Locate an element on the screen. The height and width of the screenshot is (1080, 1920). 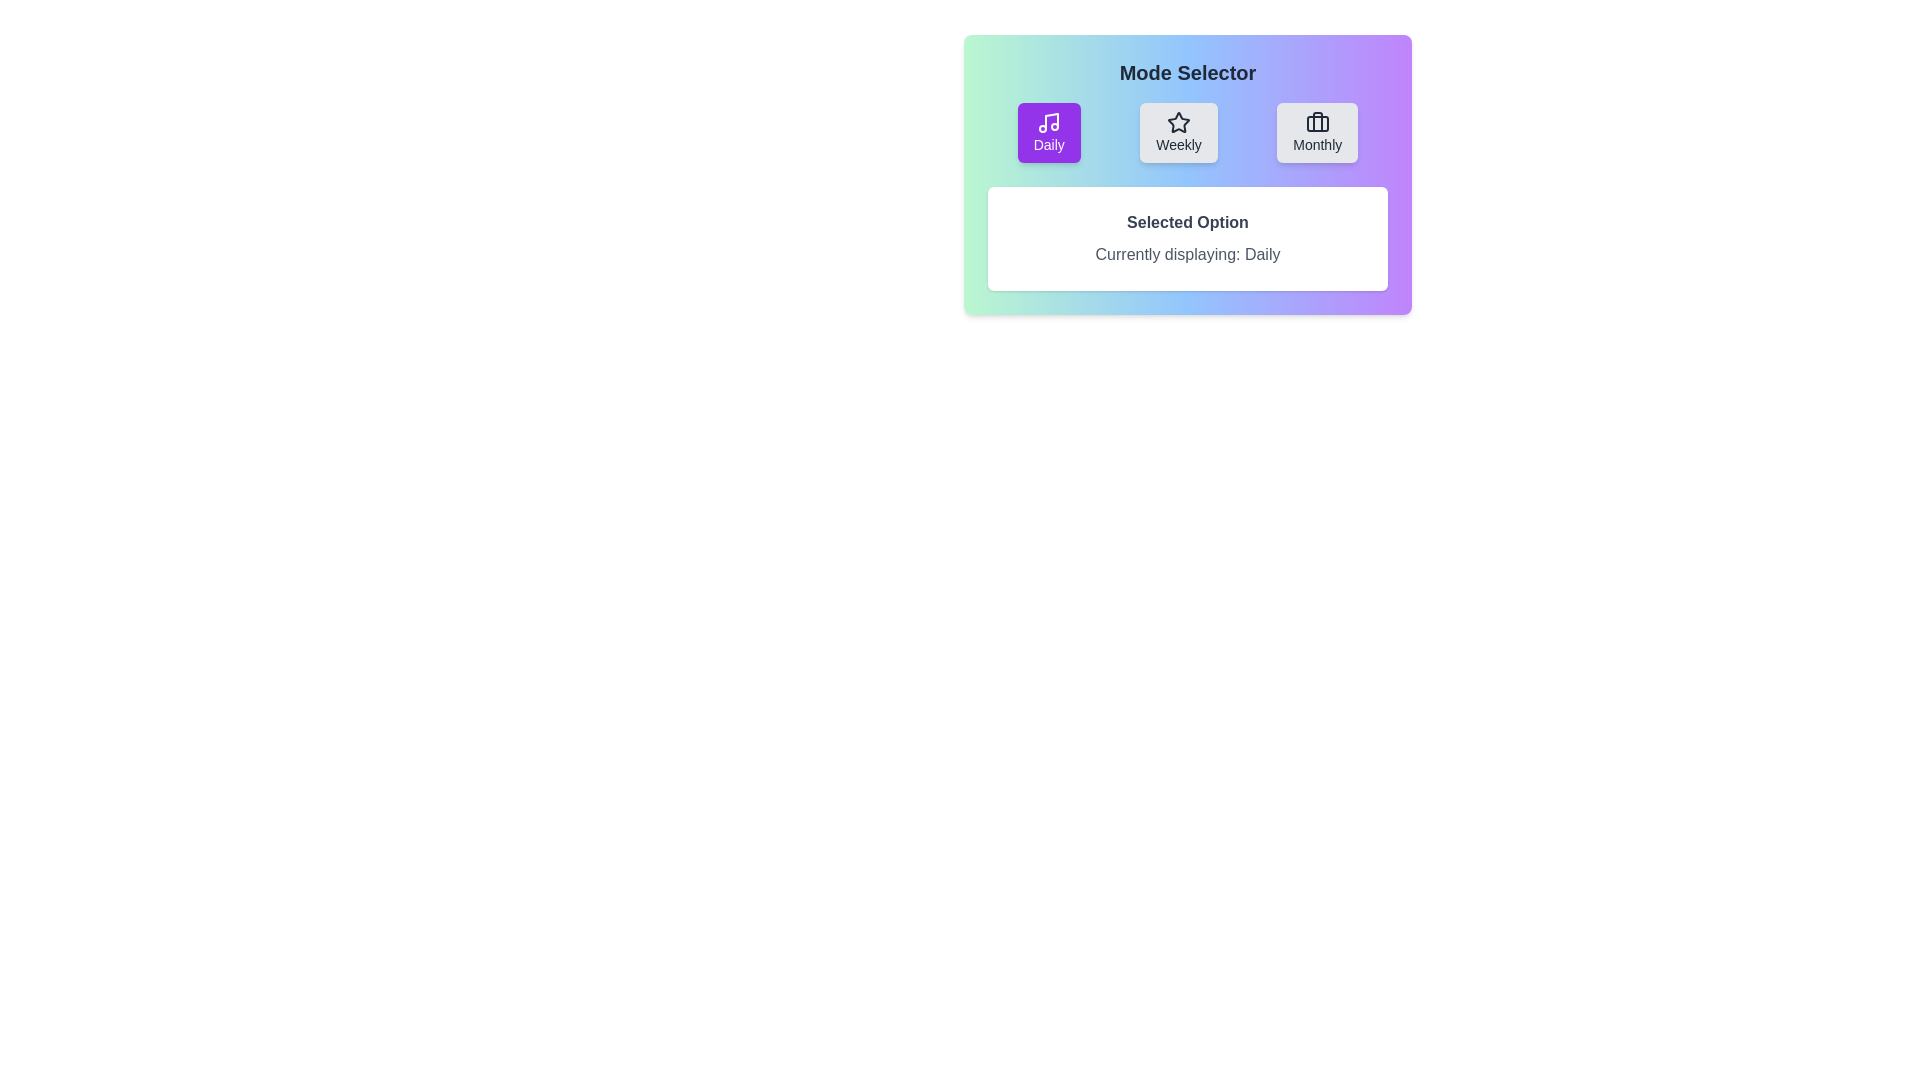
the compact rectangle with rounded corners that is part of the briefcase icon SVG, located towards the bottom of the icon is located at coordinates (1317, 123).